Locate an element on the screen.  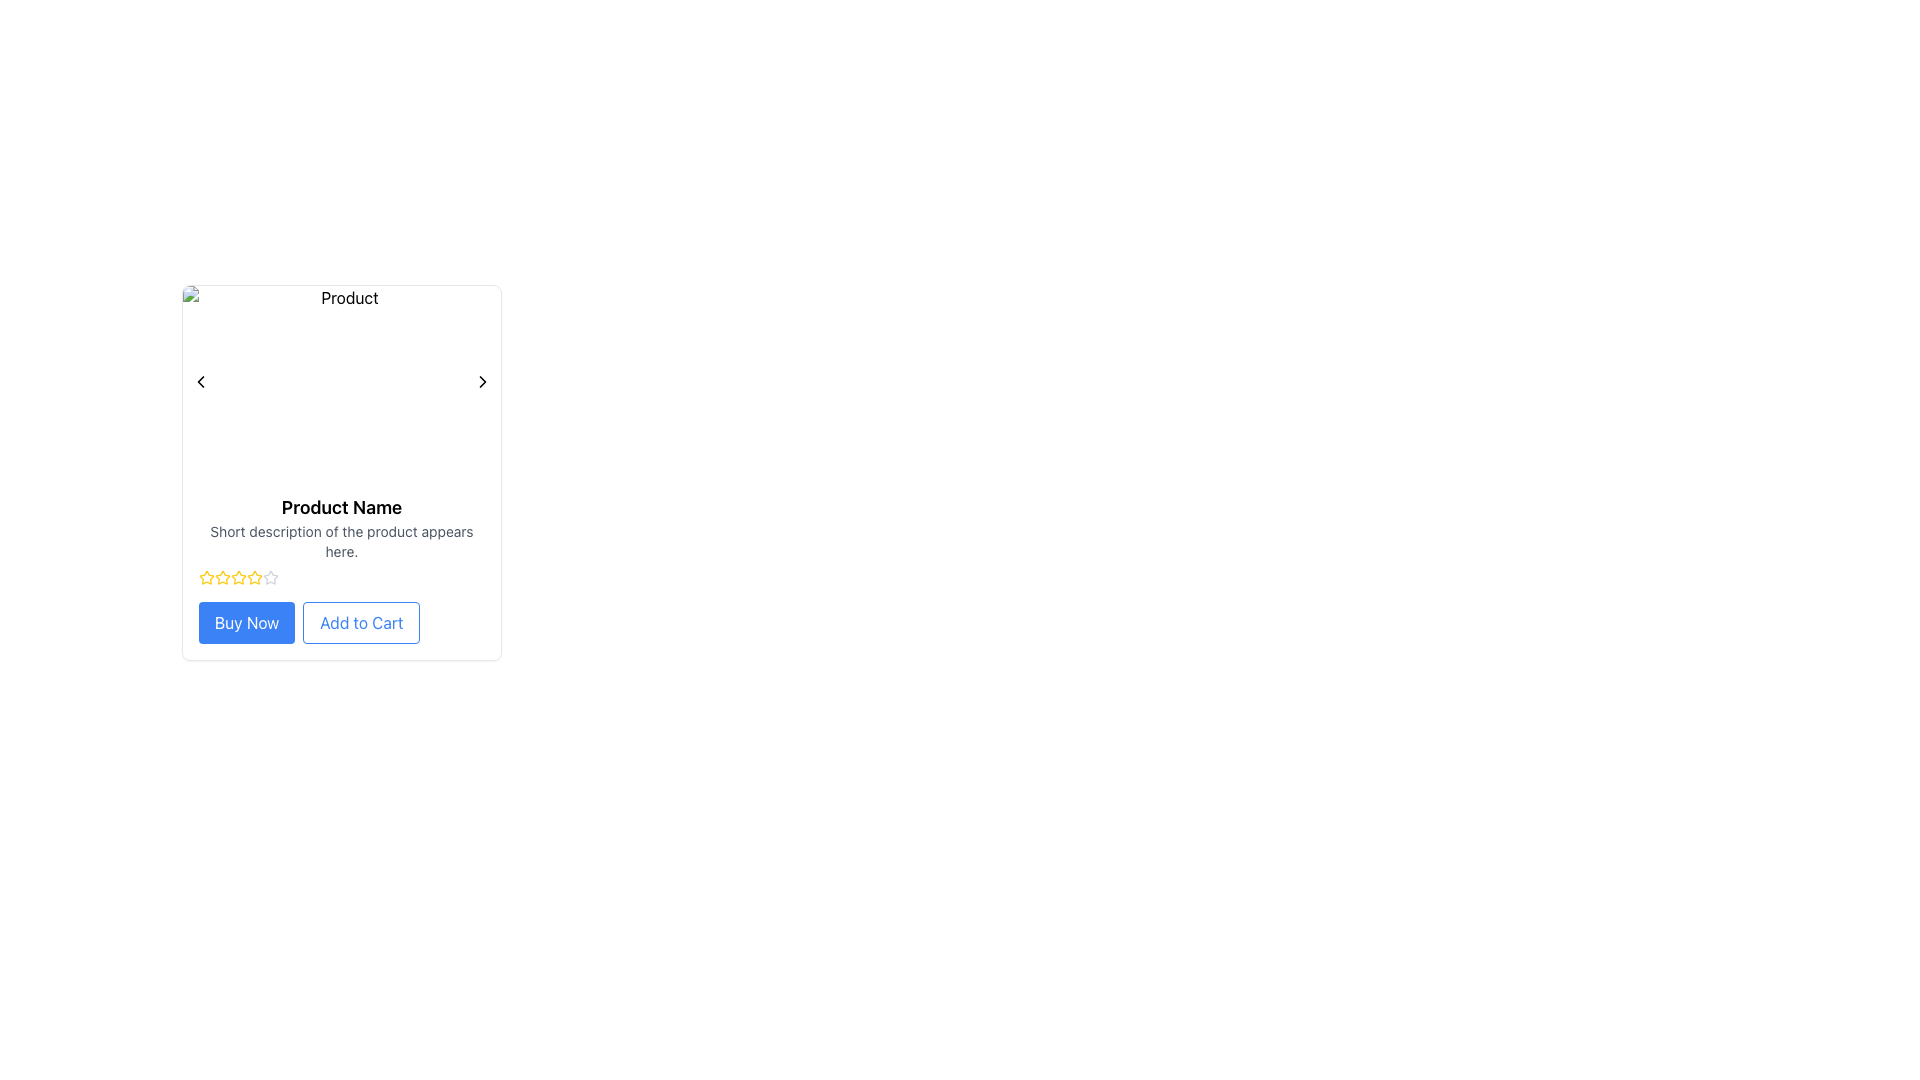
the star icon is located at coordinates (206, 578).